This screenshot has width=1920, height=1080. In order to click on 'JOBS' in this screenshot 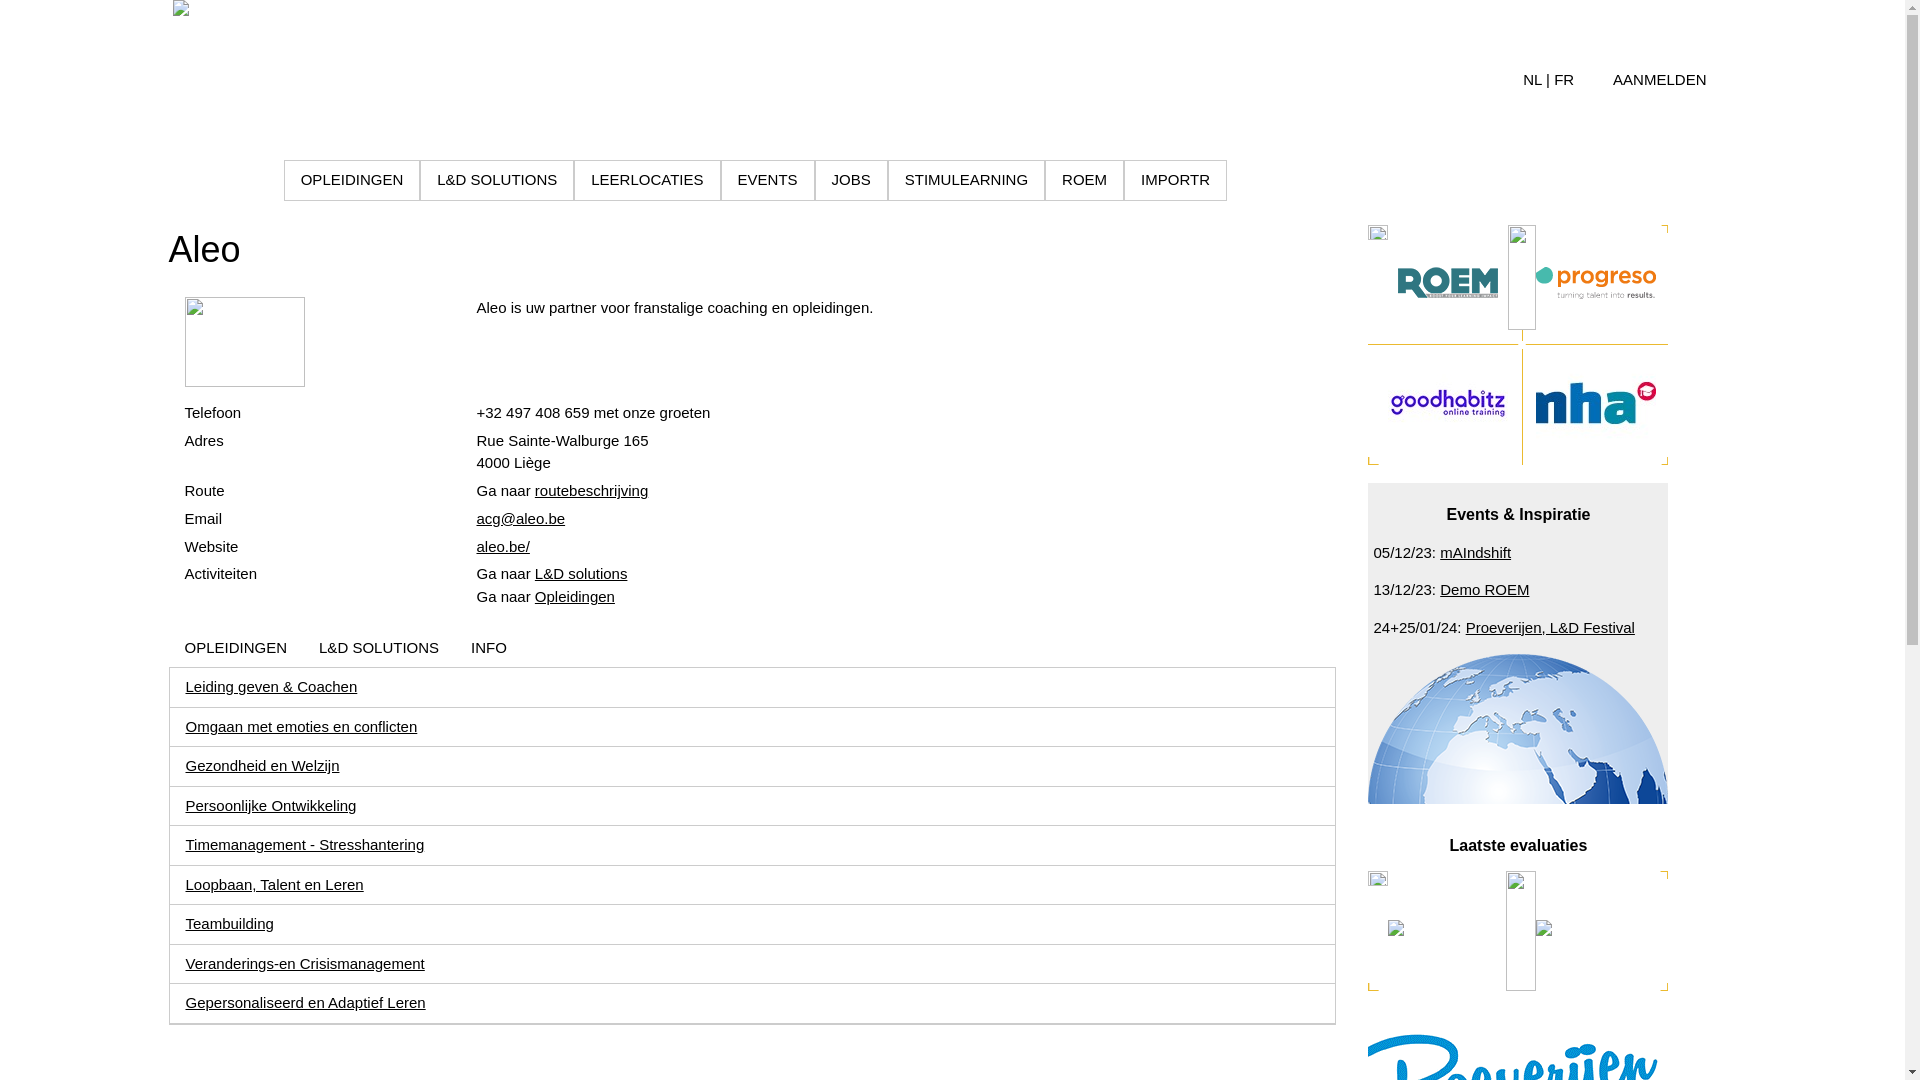, I will do `click(850, 180)`.